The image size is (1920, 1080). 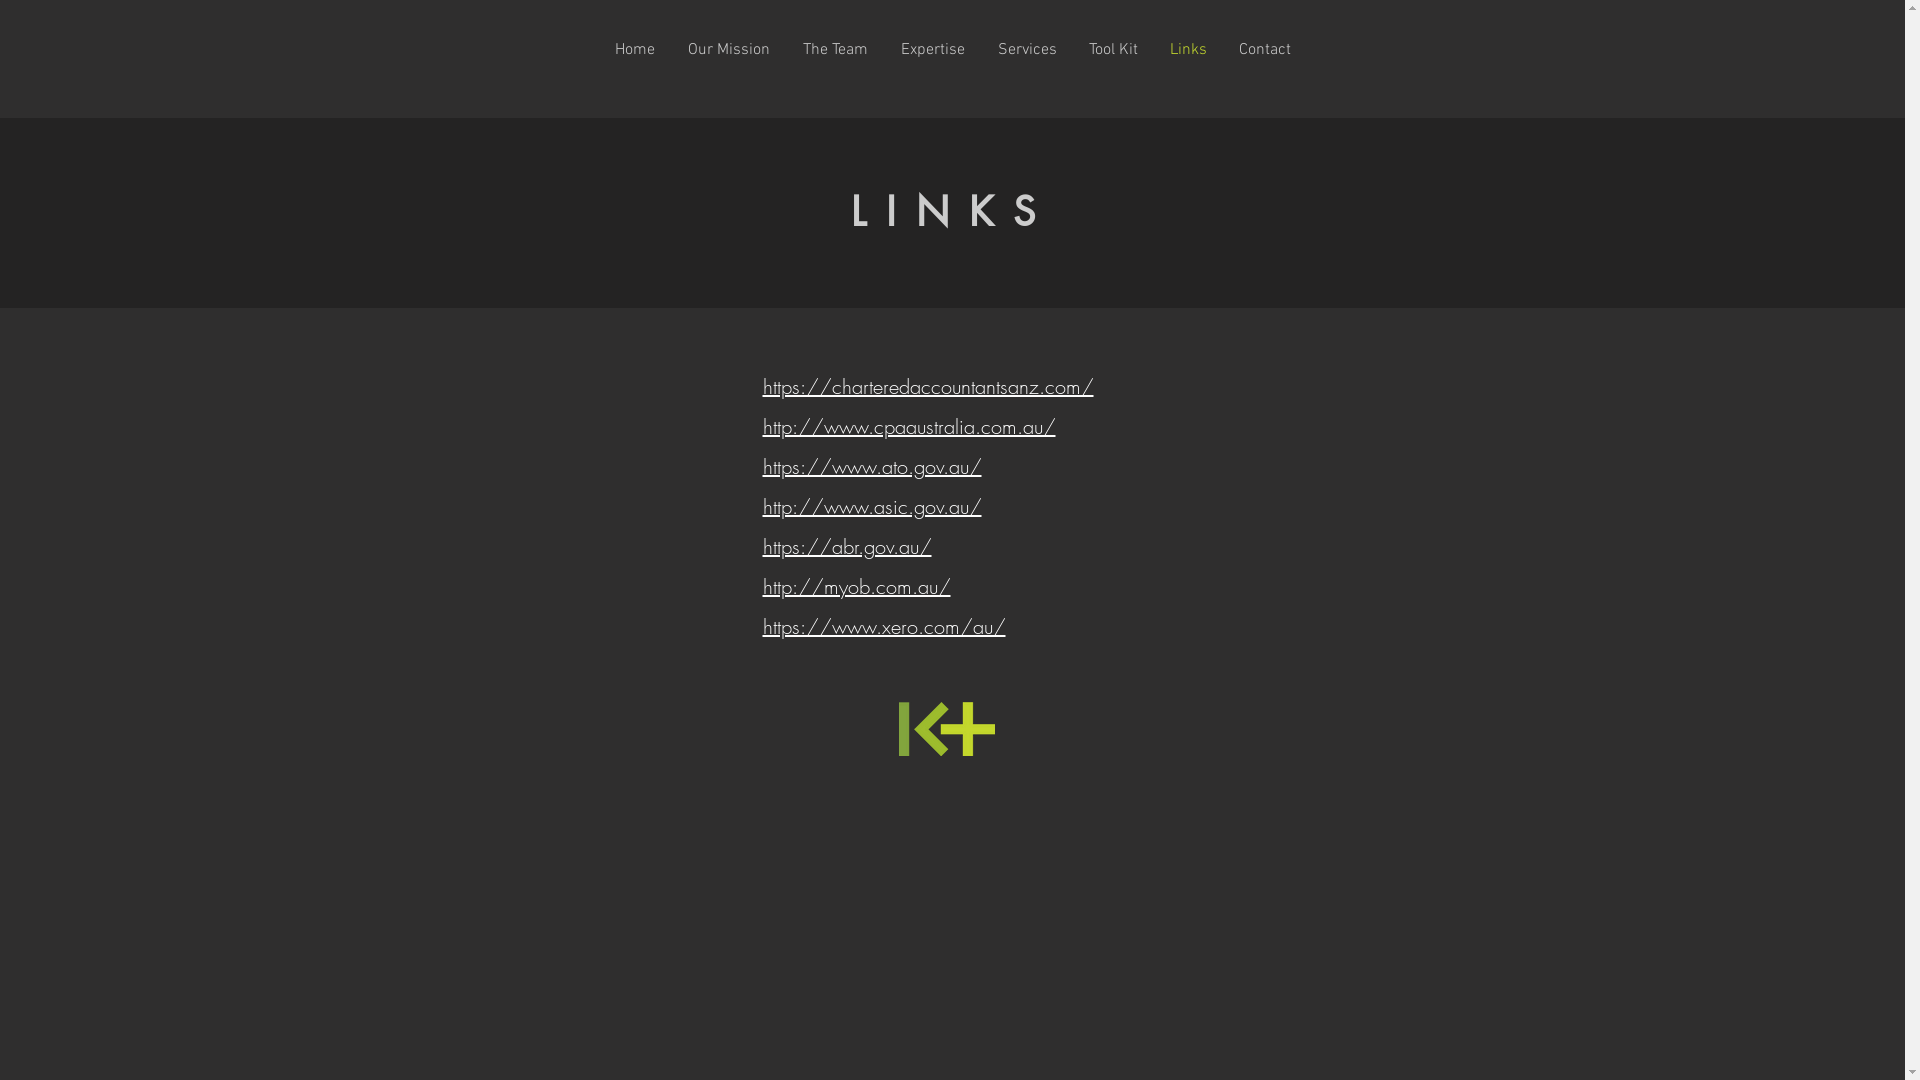 What do you see at coordinates (882, 49) in the screenshot?
I see `'Expertise'` at bounding box center [882, 49].